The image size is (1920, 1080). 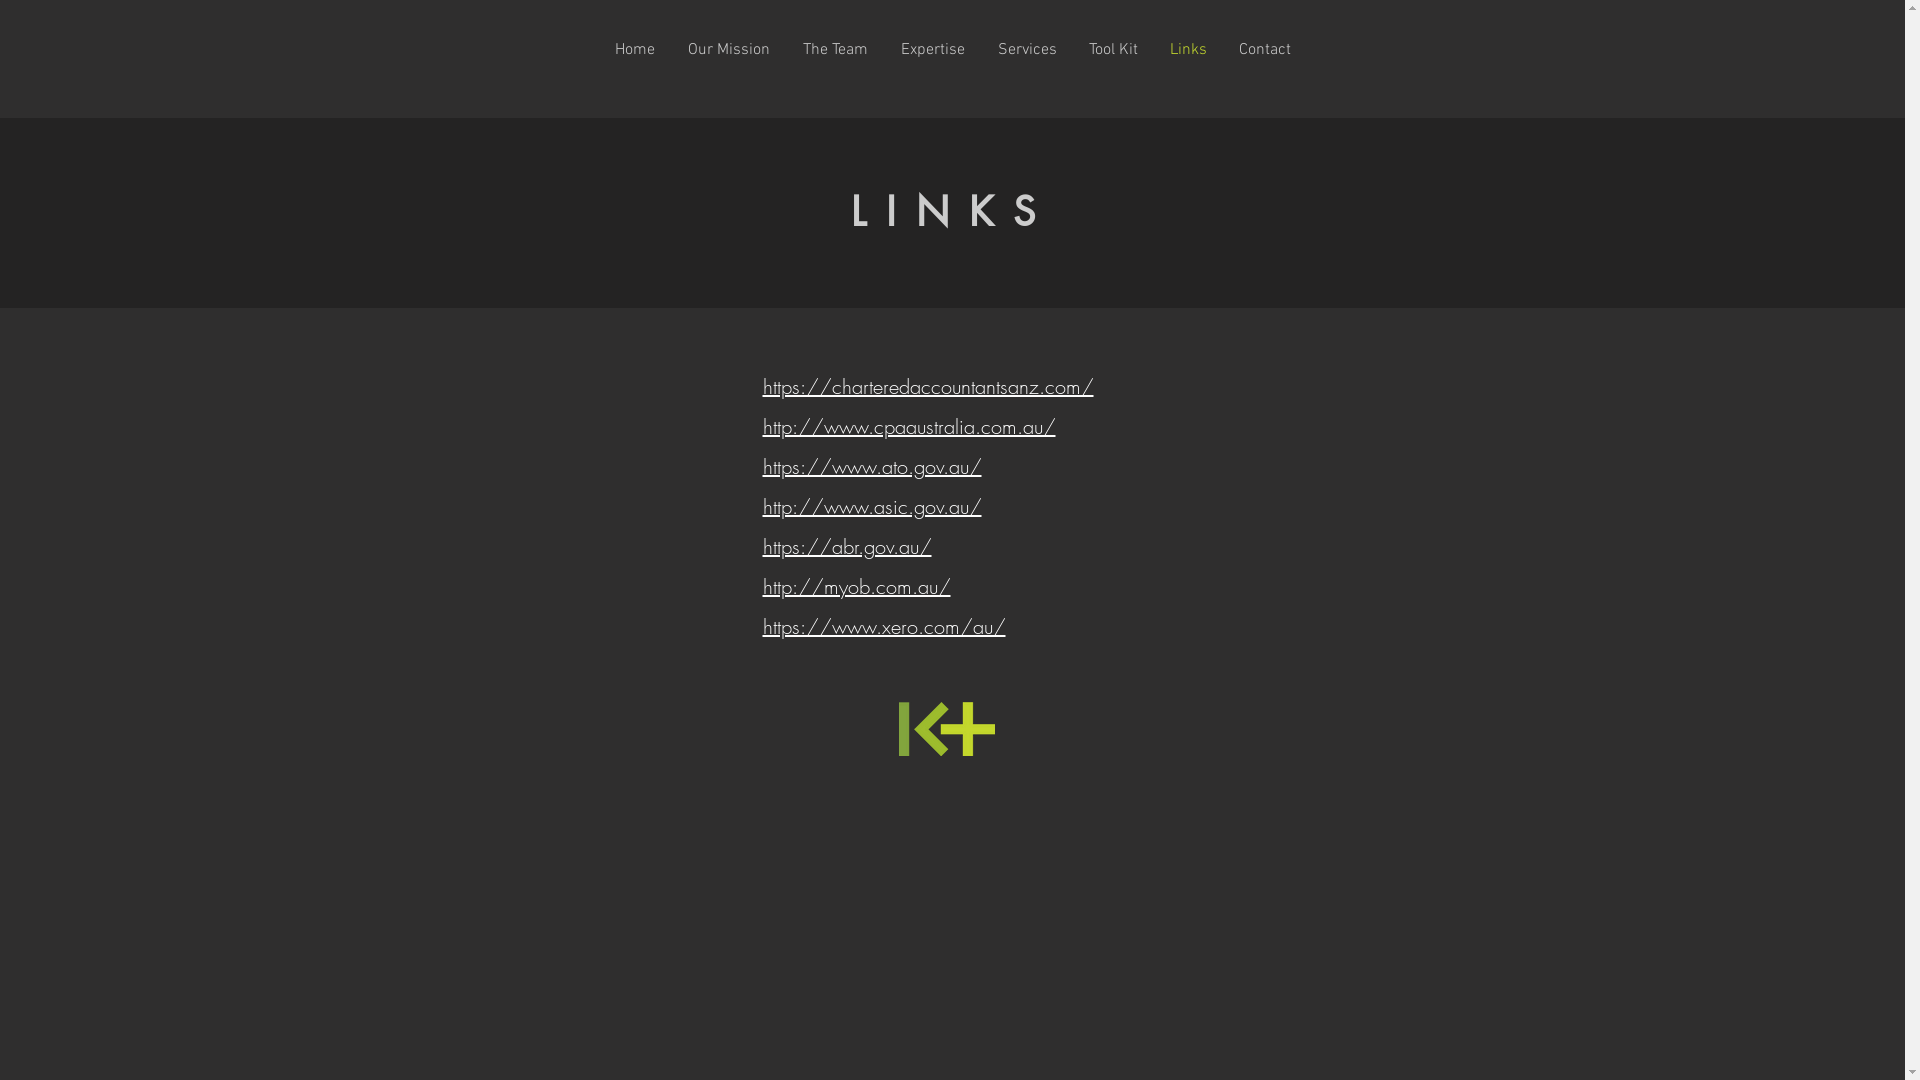 What do you see at coordinates (882, 49) in the screenshot?
I see `'Expertise'` at bounding box center [882, 49].